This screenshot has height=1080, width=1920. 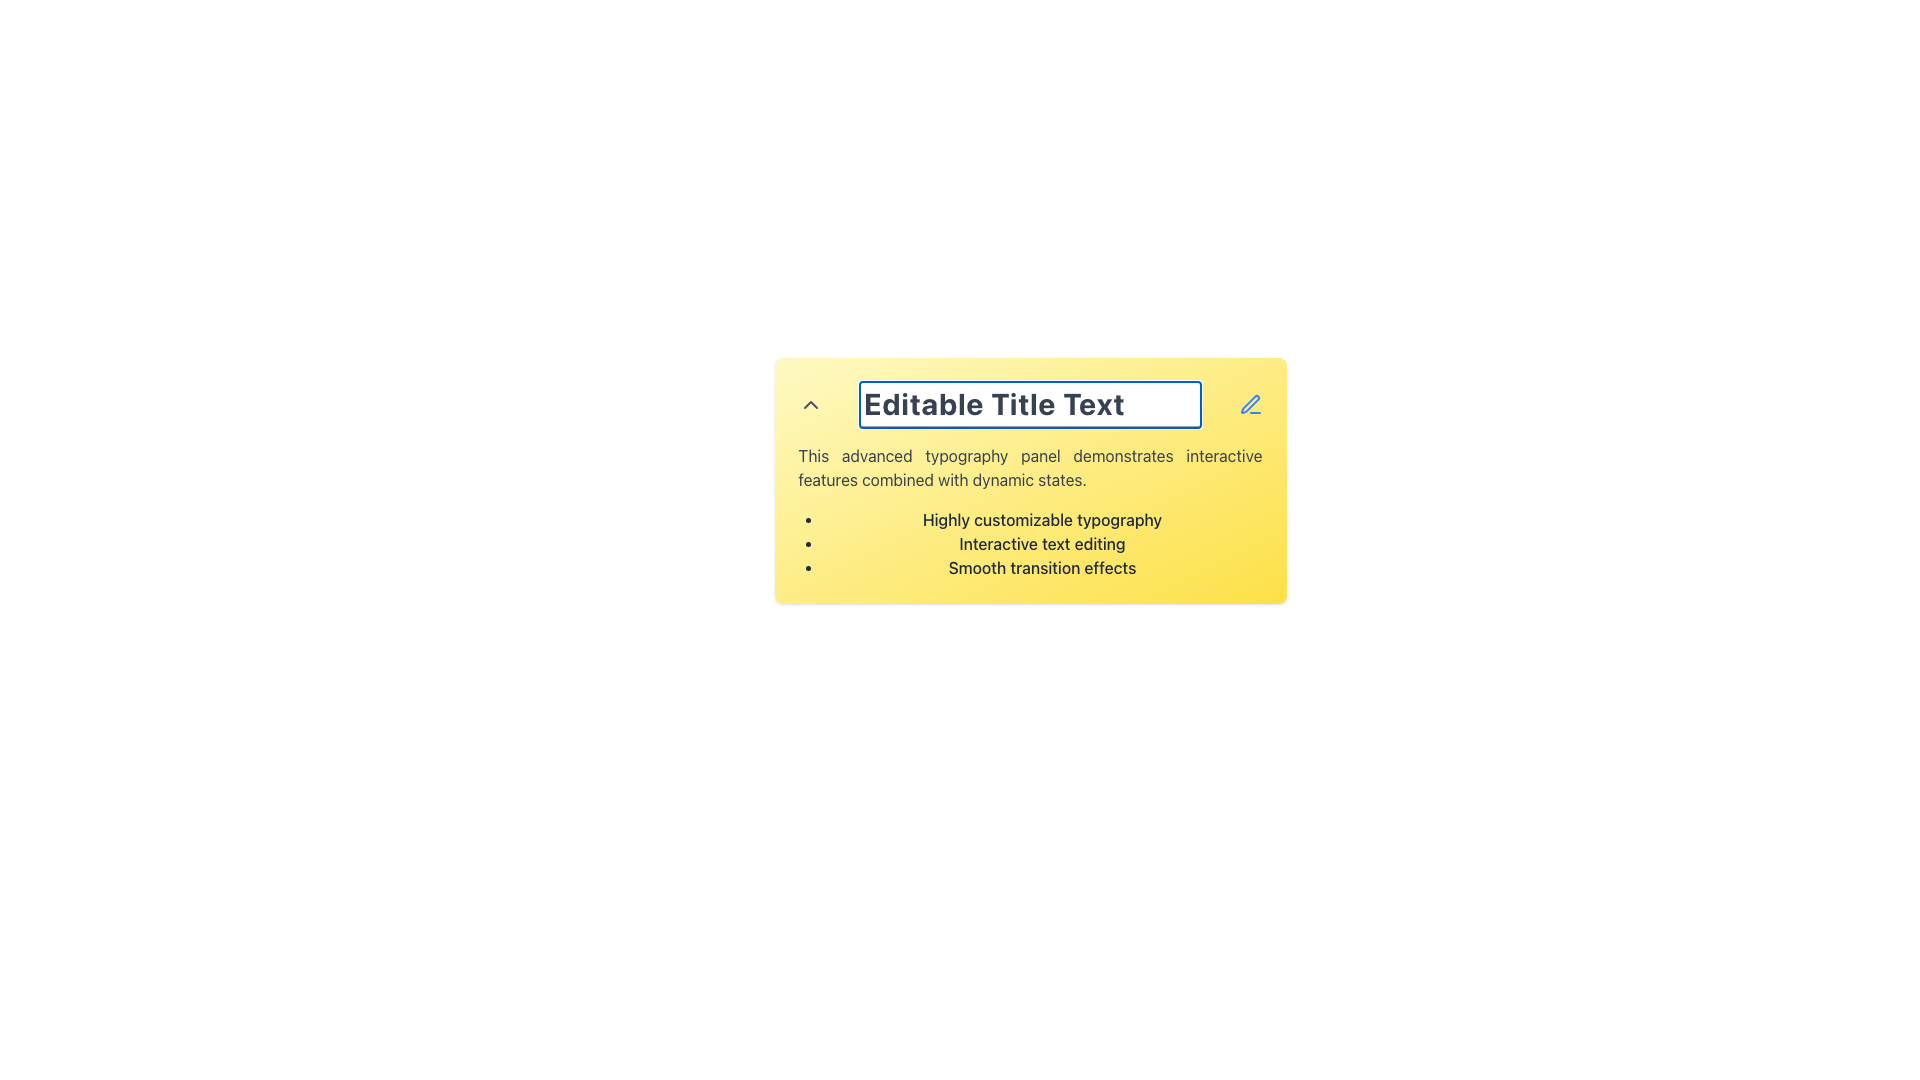 I want to click on the text input field located near the top of the yellow panel, so click(x=1030, y=405).